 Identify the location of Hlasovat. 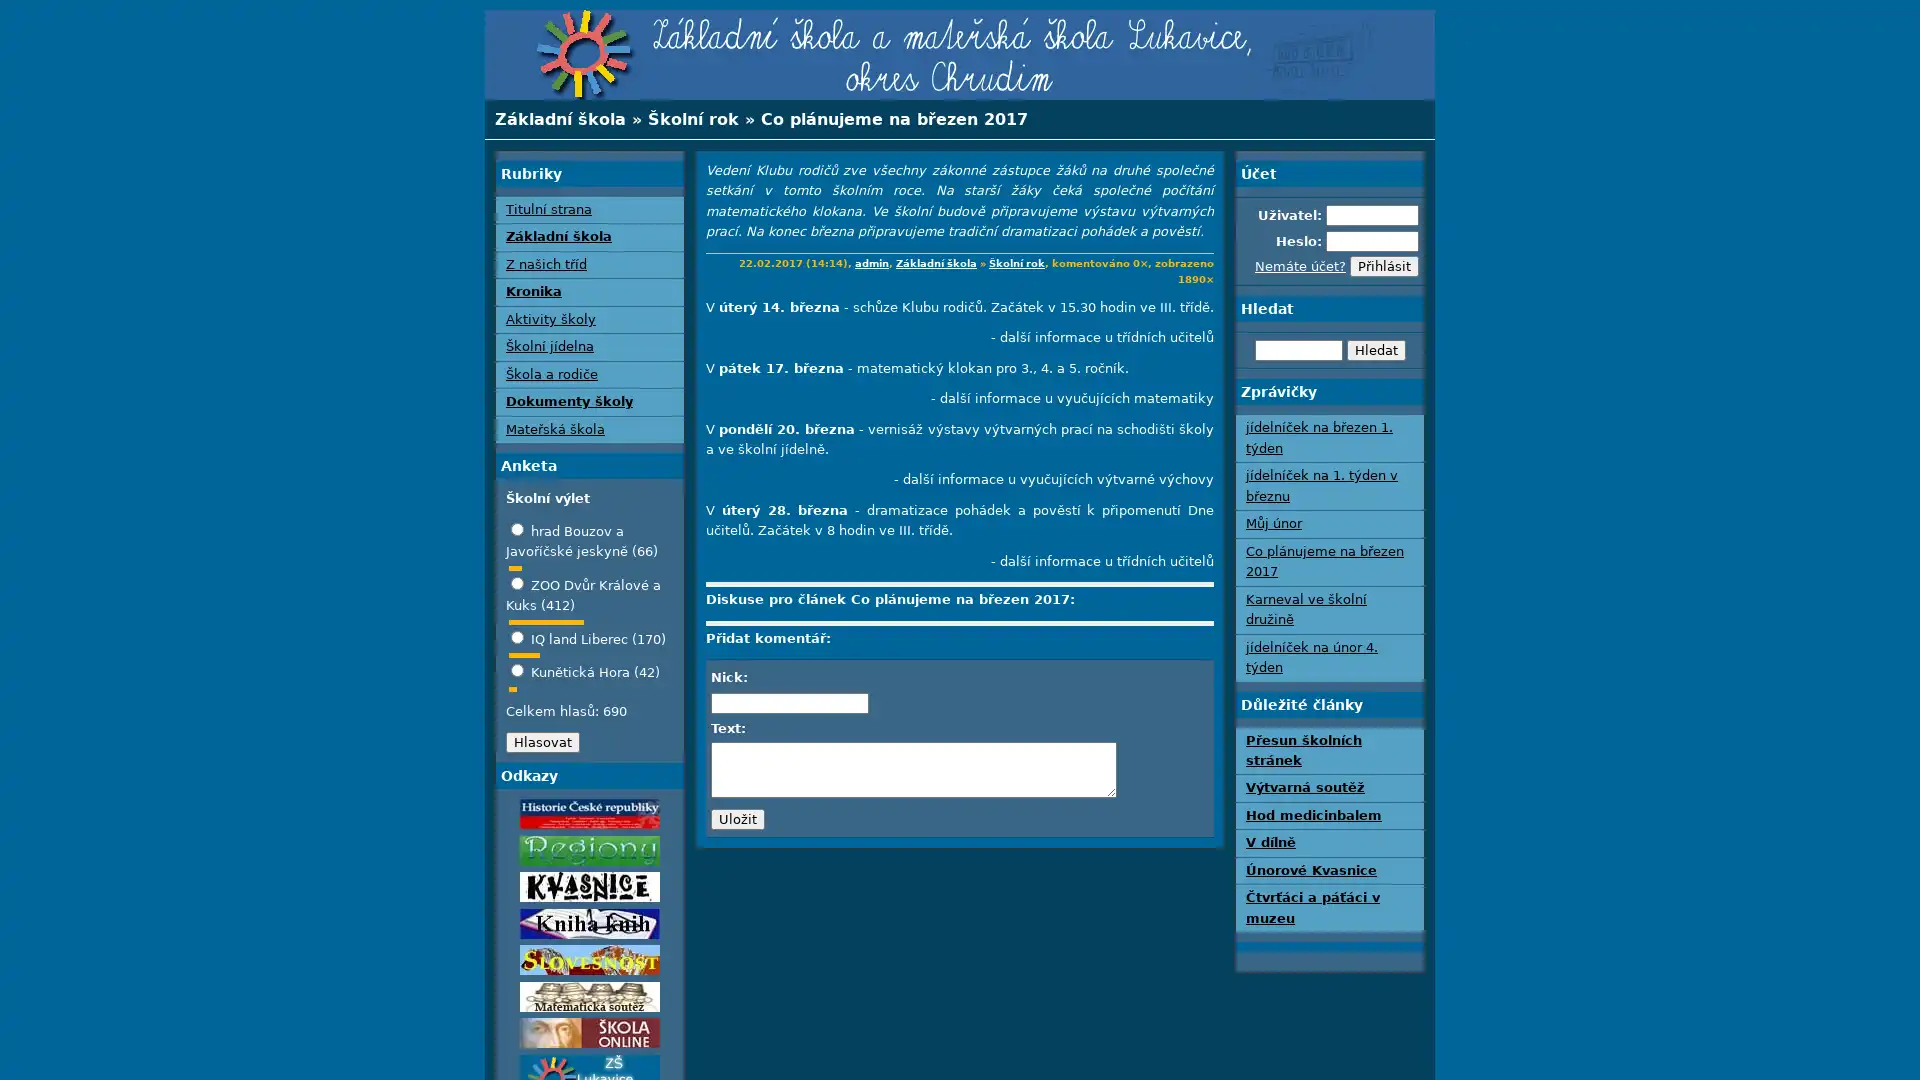
(542, 741).